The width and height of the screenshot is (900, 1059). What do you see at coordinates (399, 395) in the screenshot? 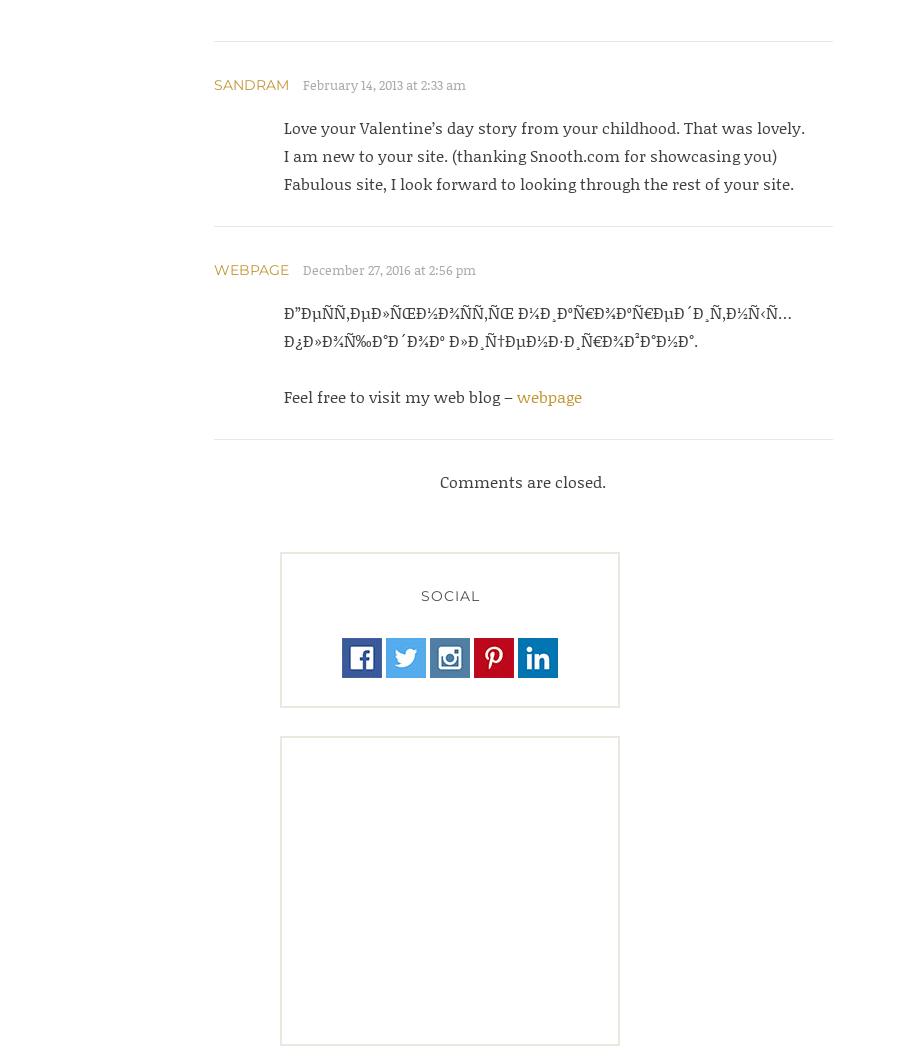
I see `'Feel free to visit my web blog –'` at bounding box center [399, 395].